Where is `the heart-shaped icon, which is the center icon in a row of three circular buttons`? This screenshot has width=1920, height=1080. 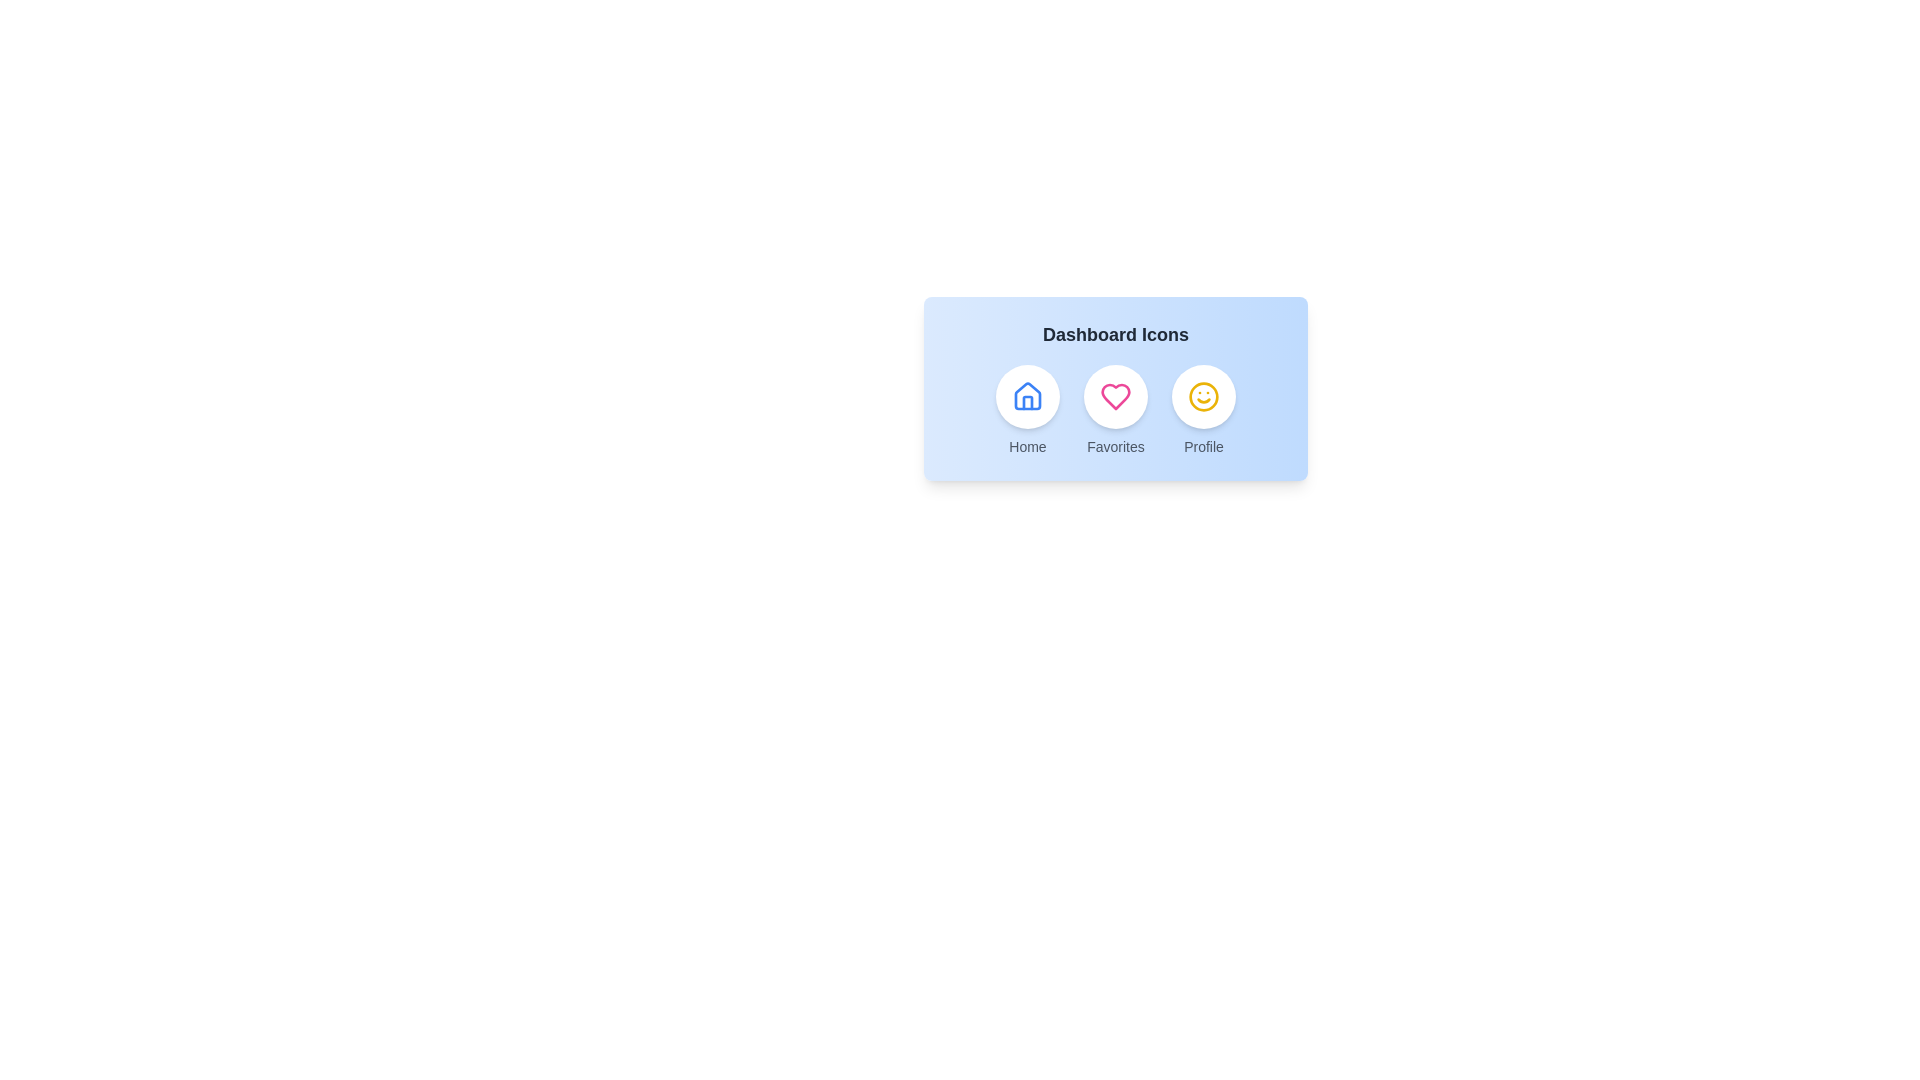 the heart-shaped icon, which is the center icon in a row of three circular buttons is located at coordinates (1115, 397).